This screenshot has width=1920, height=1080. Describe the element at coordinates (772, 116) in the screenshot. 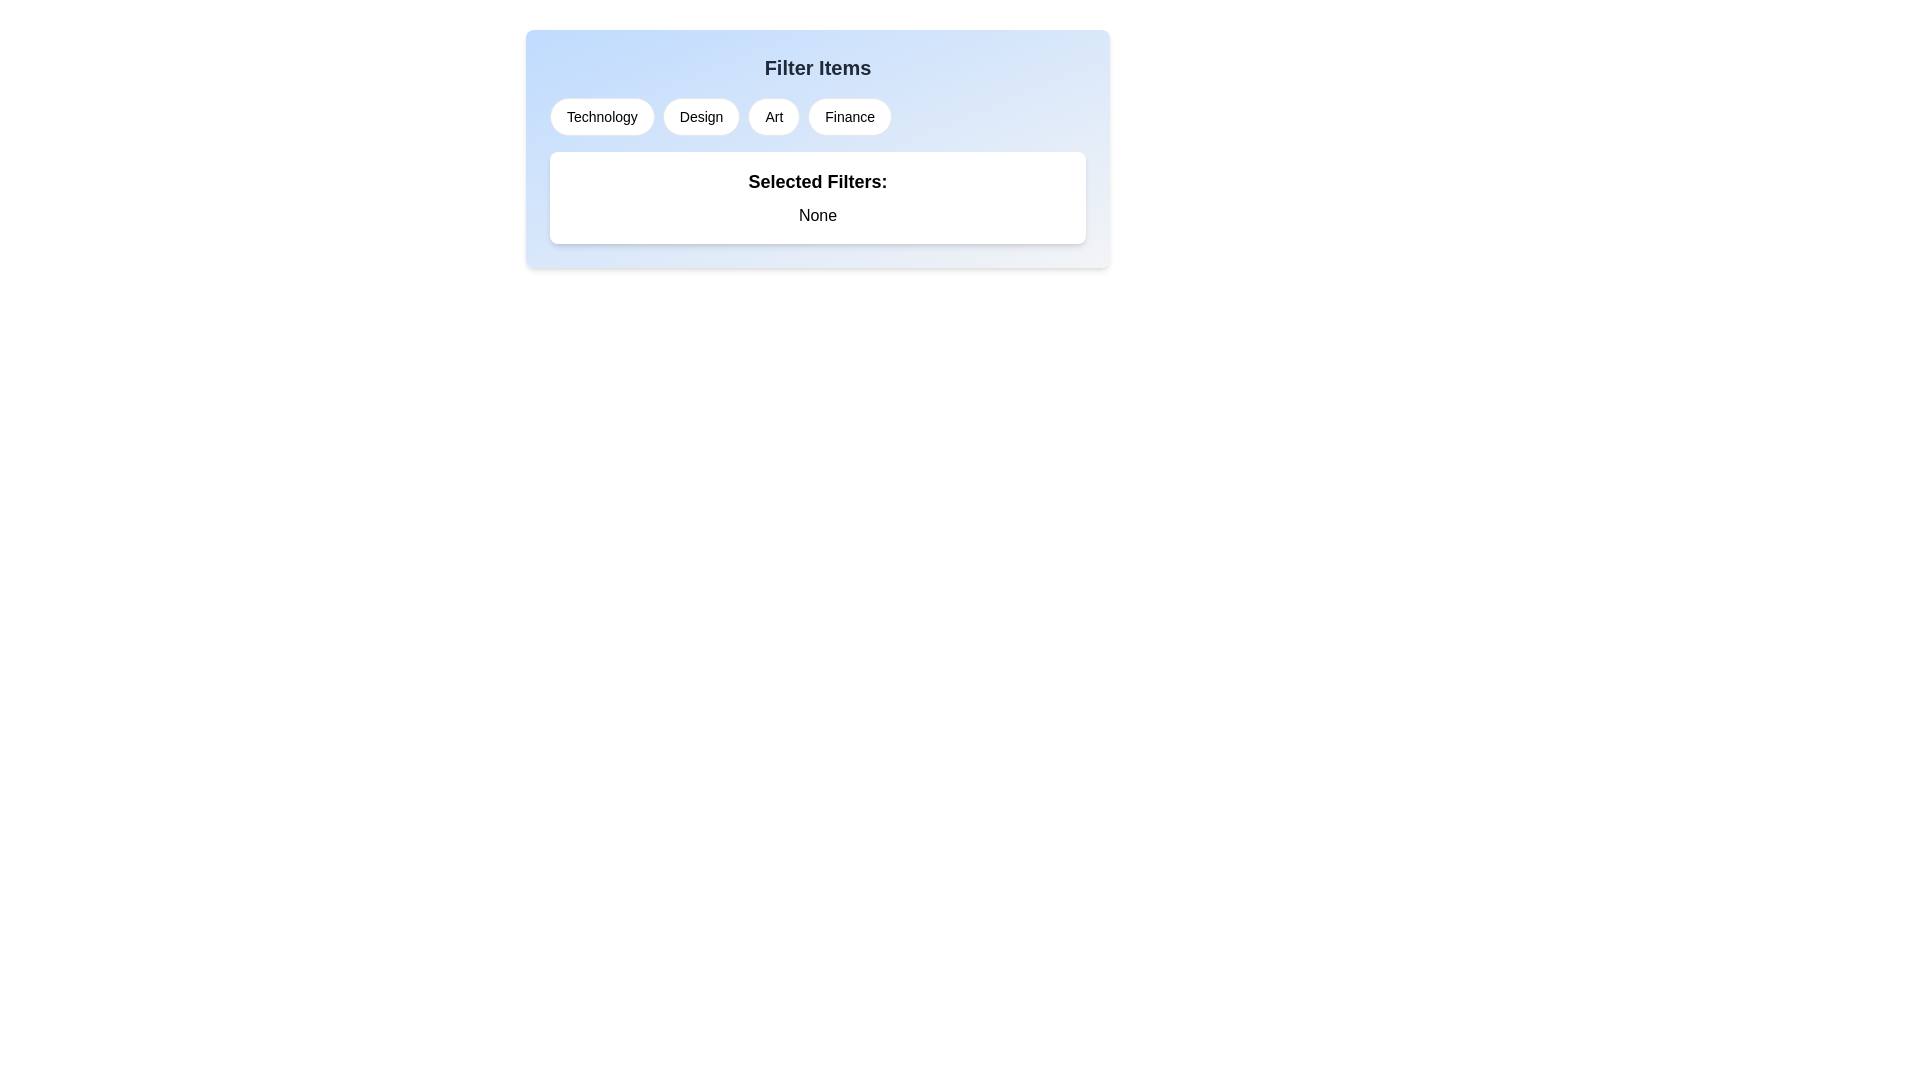

I see `the filter chip labeled Art` at that location.